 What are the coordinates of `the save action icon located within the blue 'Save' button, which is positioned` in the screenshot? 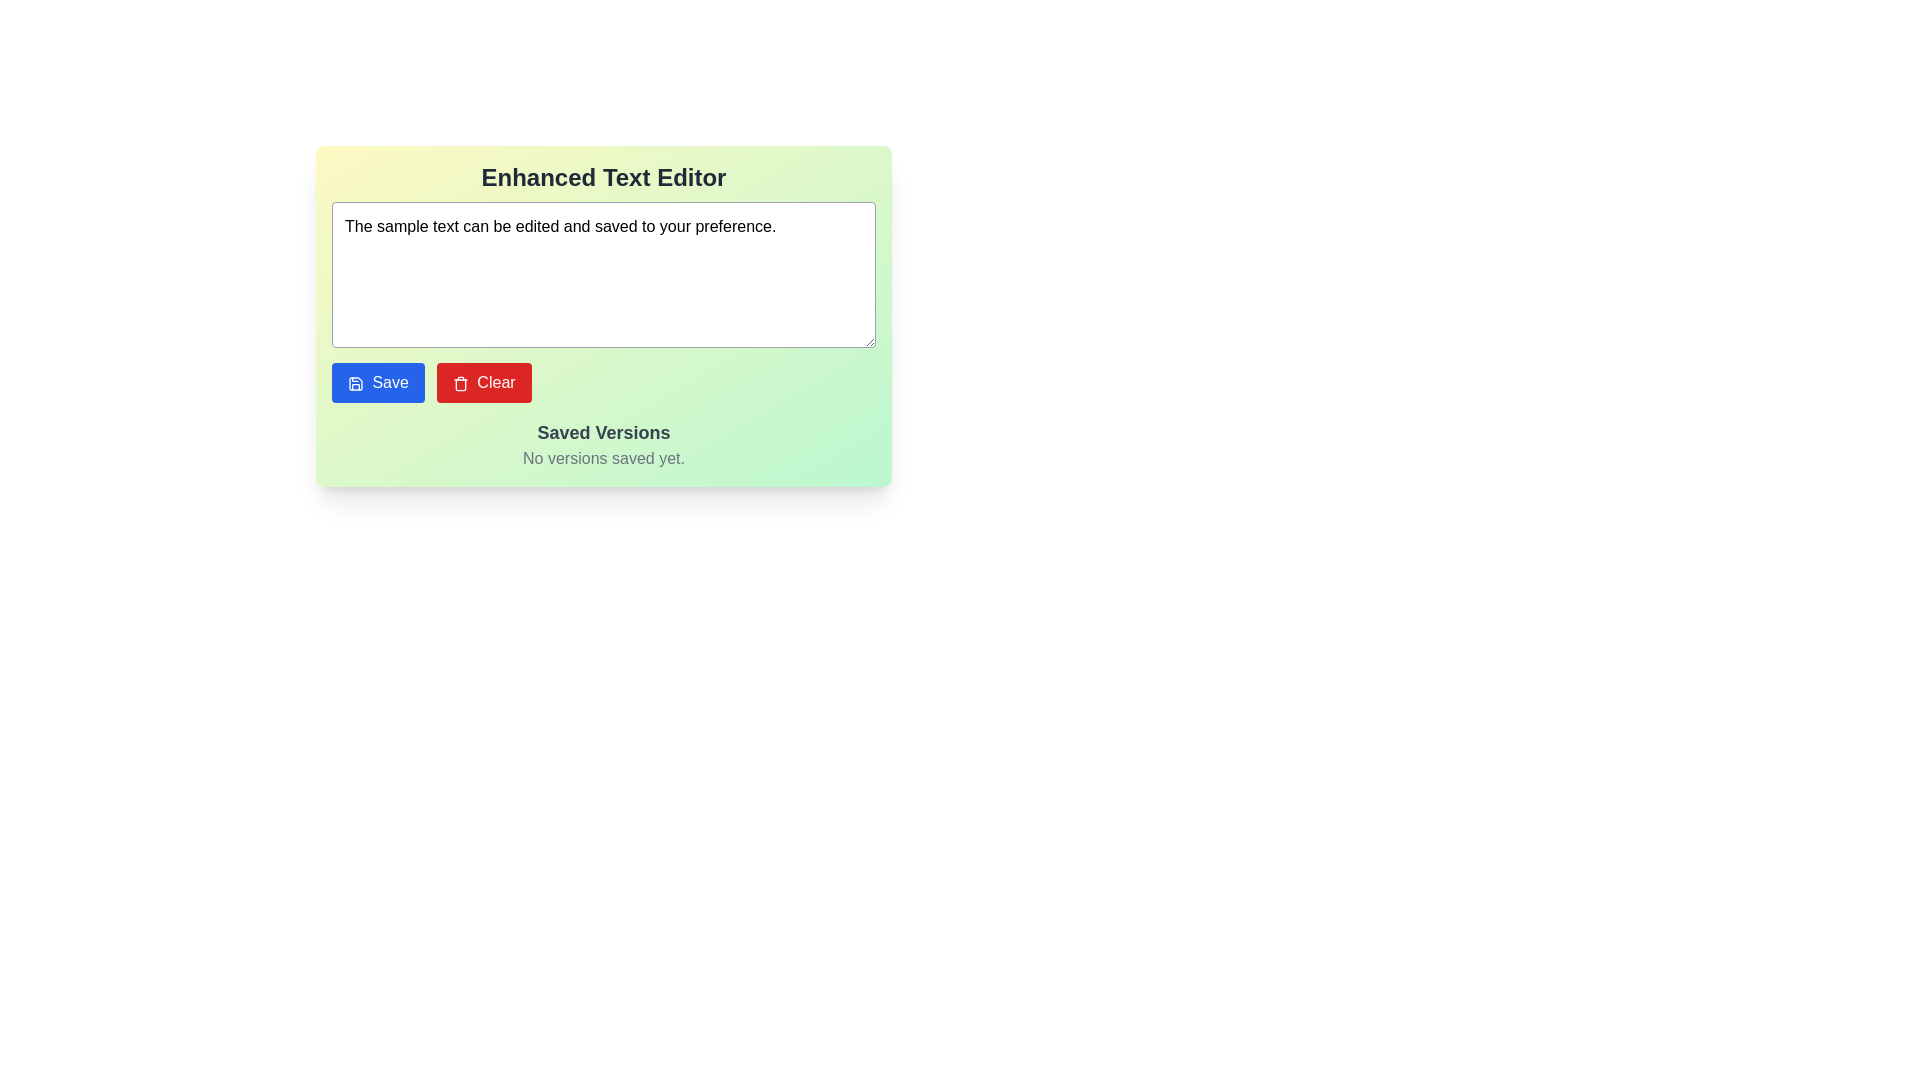 It's located at (355, 382).